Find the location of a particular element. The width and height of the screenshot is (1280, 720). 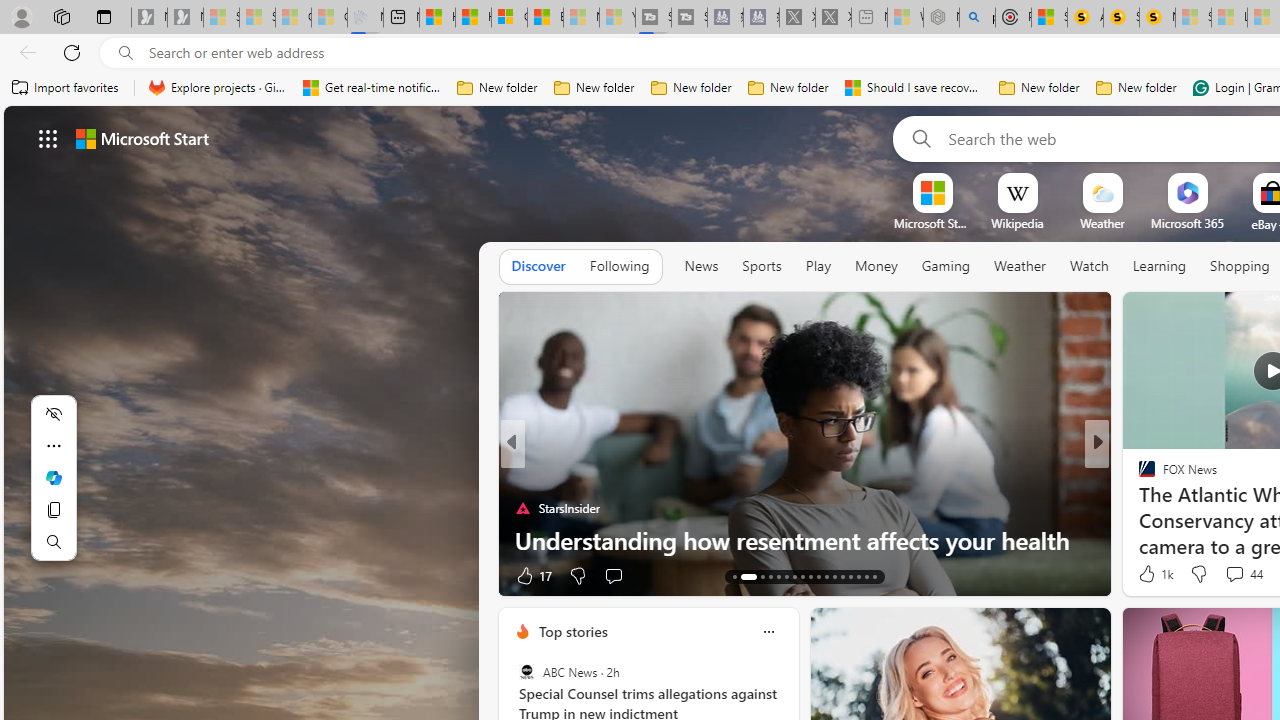

'To get missing image descriptions, open the context menu.' is located at coordinates (931, 192).